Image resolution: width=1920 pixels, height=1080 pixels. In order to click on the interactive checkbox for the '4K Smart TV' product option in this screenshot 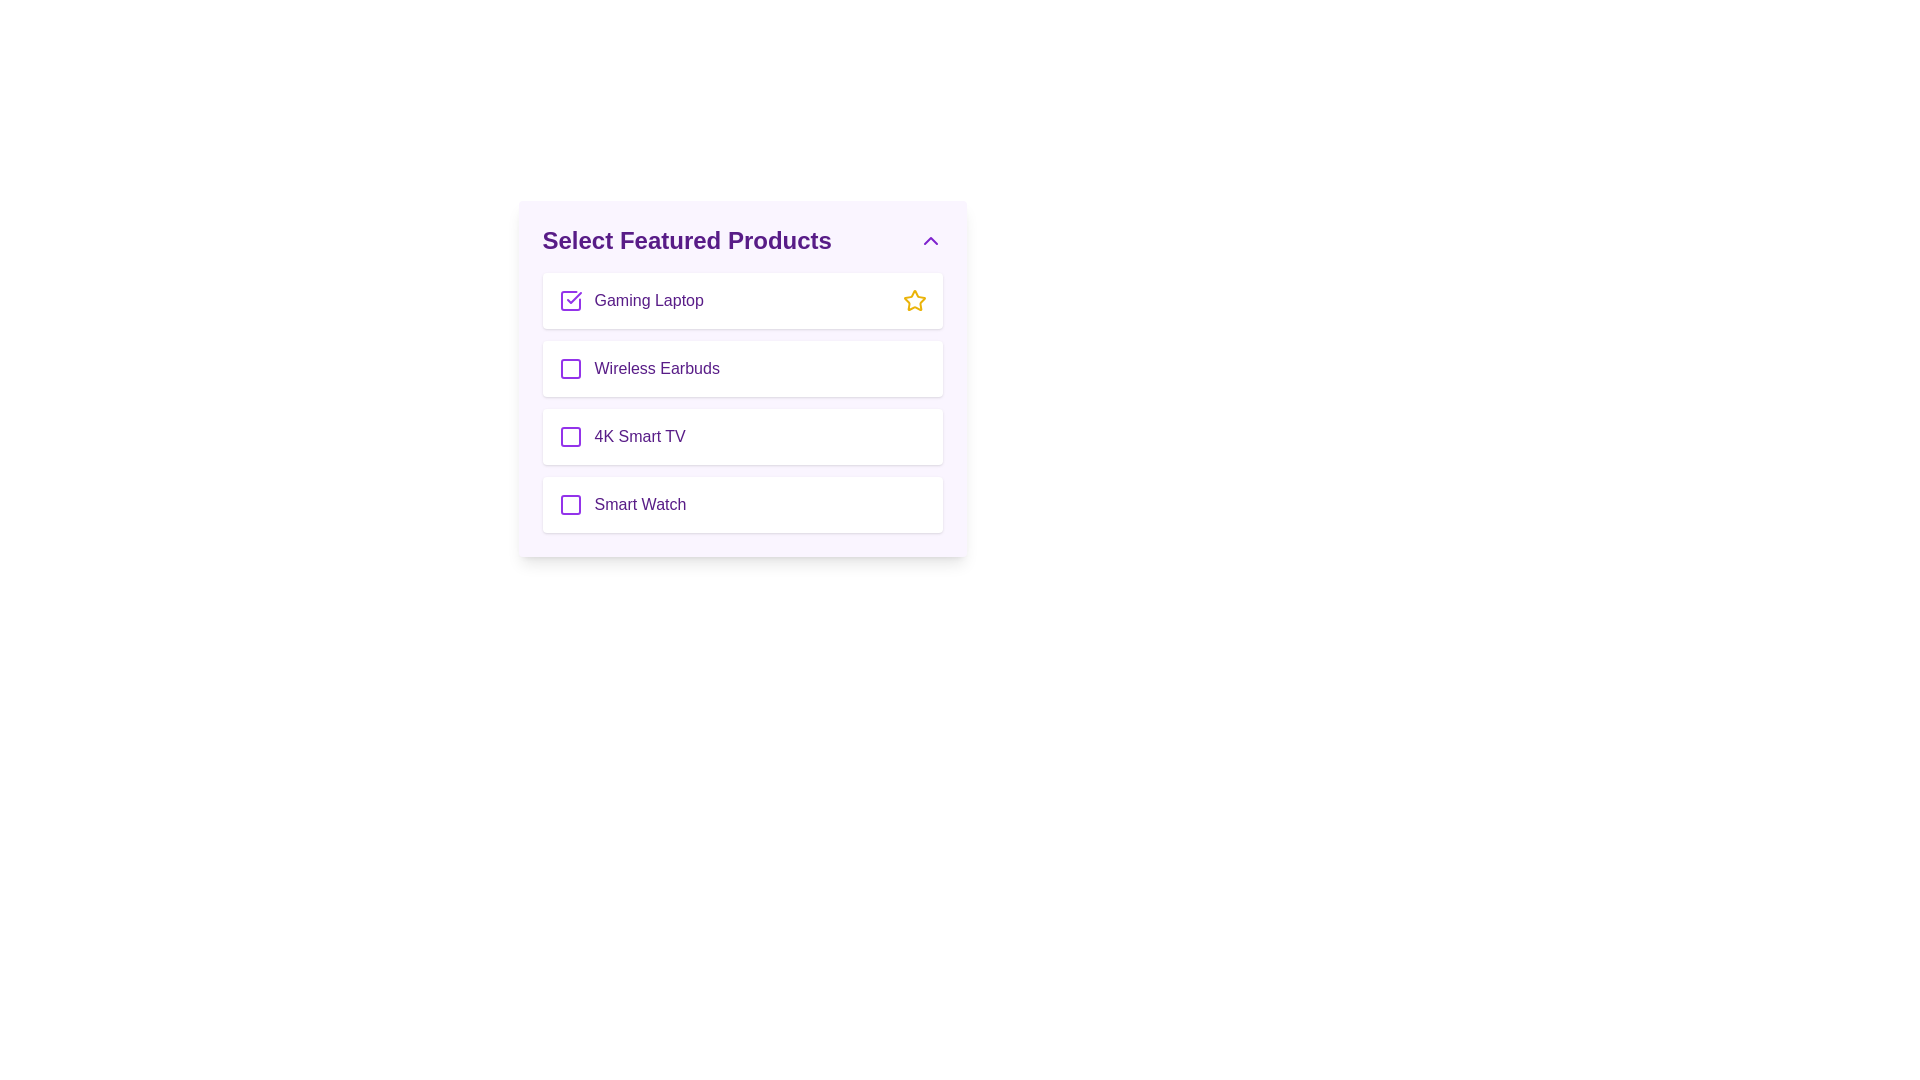, I will do `click(569, 435)`.